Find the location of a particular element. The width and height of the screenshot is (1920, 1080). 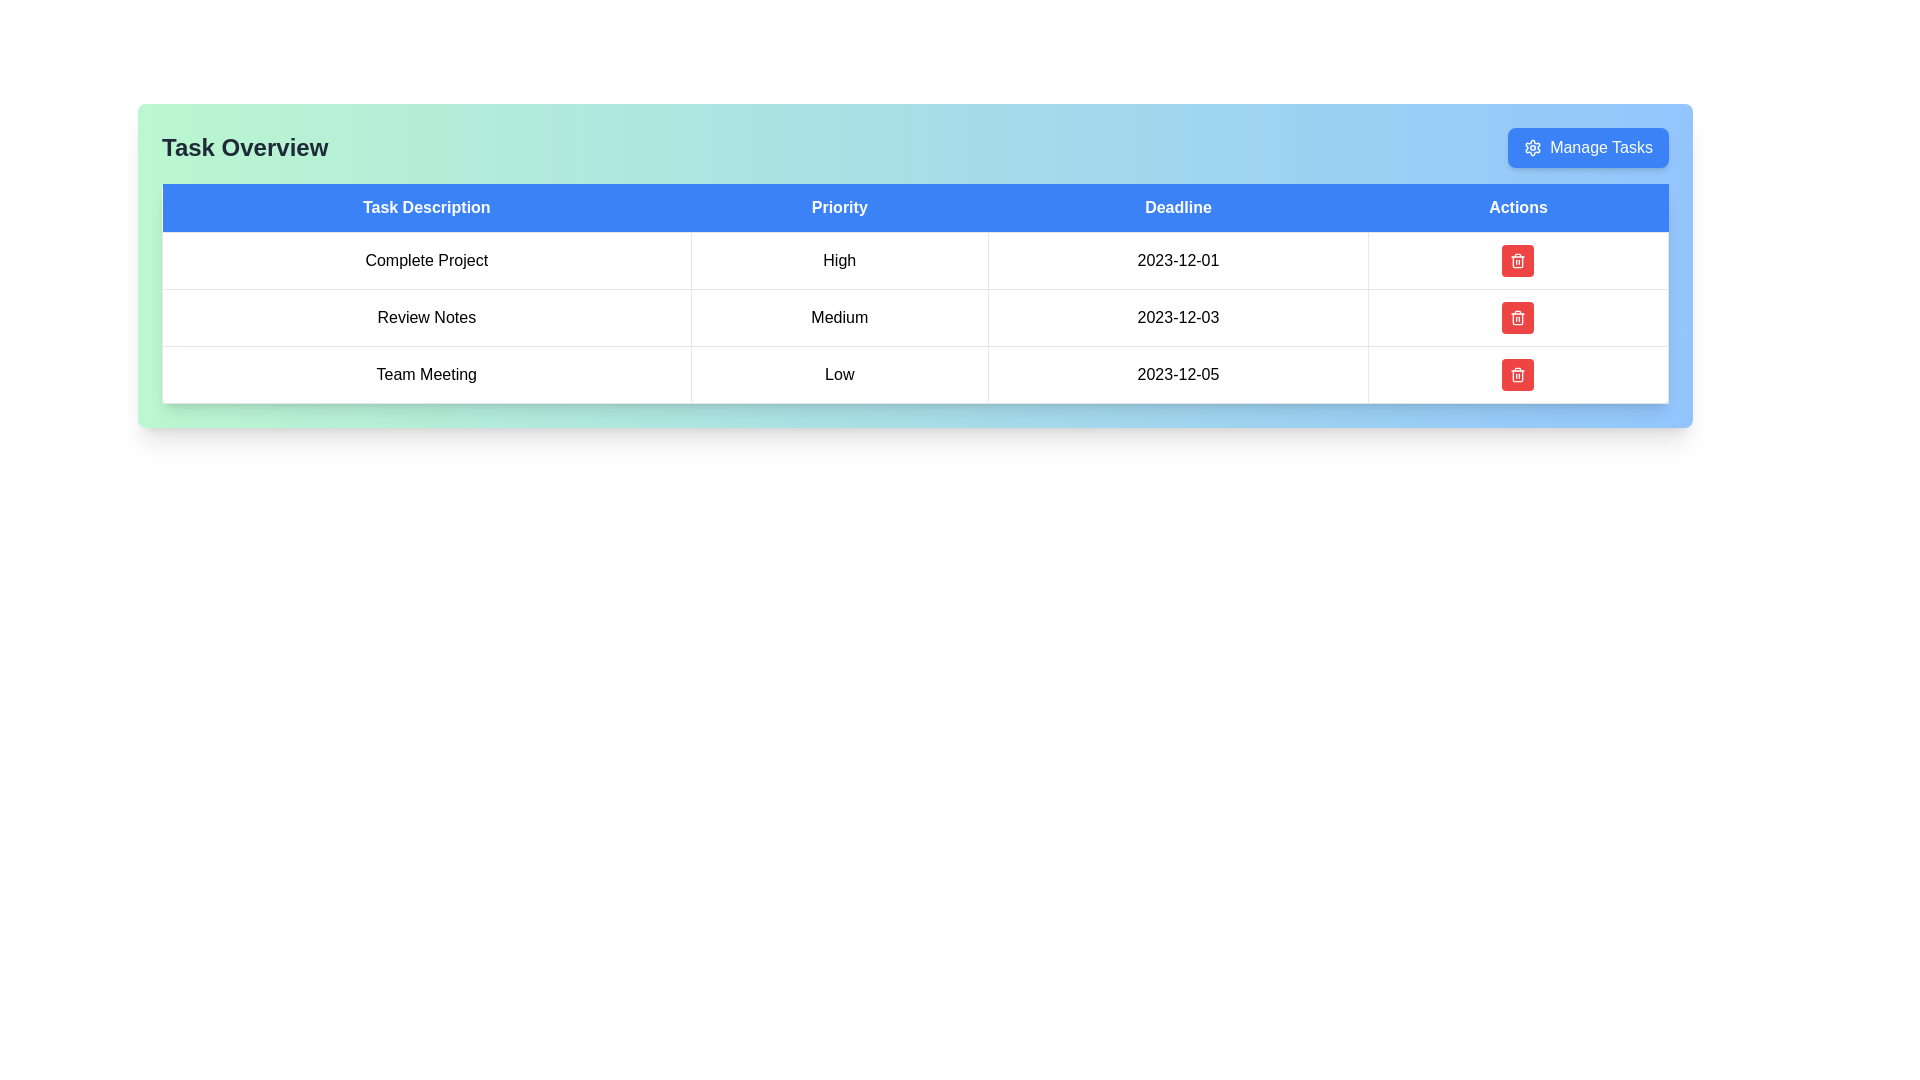

the 'Priority' label for the 'Review Notes' task in the 'Task Overview' section to identify its importance level is located at coordinates (839, 316).